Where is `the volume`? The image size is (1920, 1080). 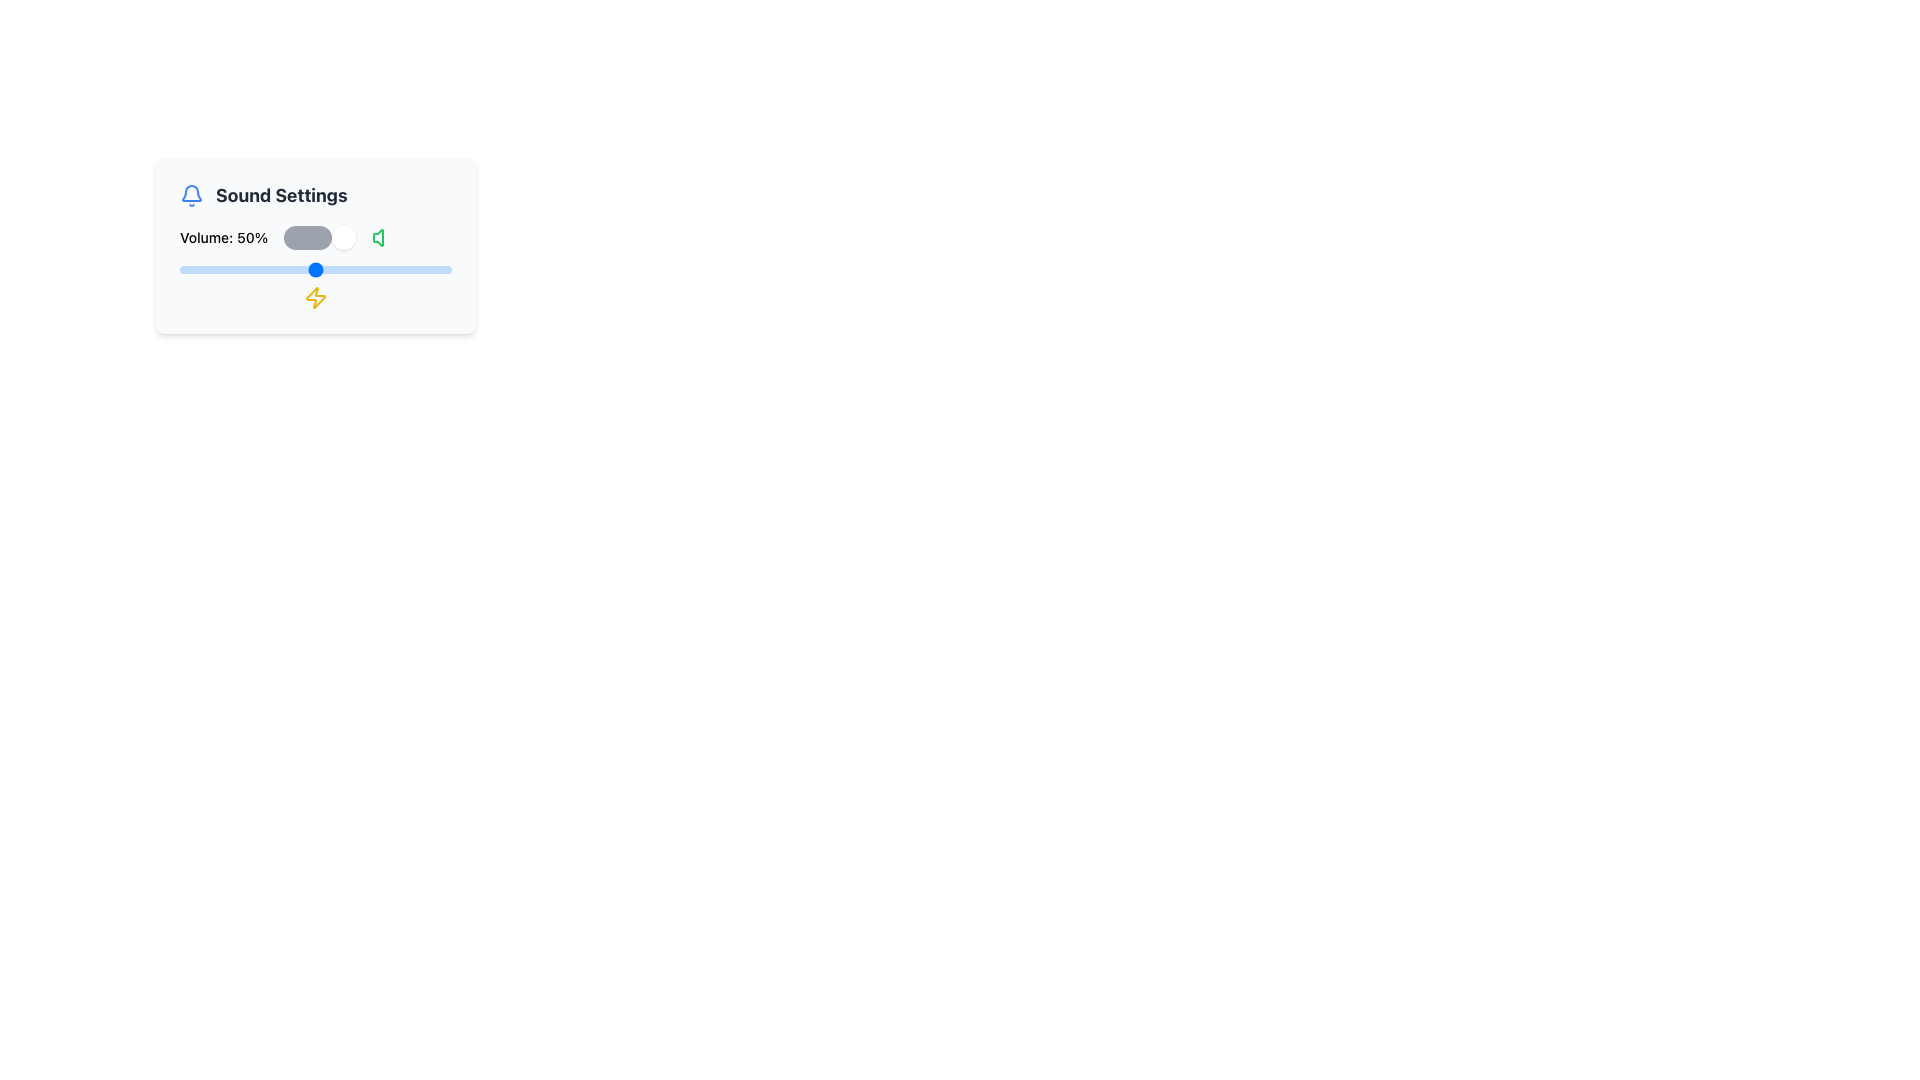 the volume is located at coordinates (266, 270).